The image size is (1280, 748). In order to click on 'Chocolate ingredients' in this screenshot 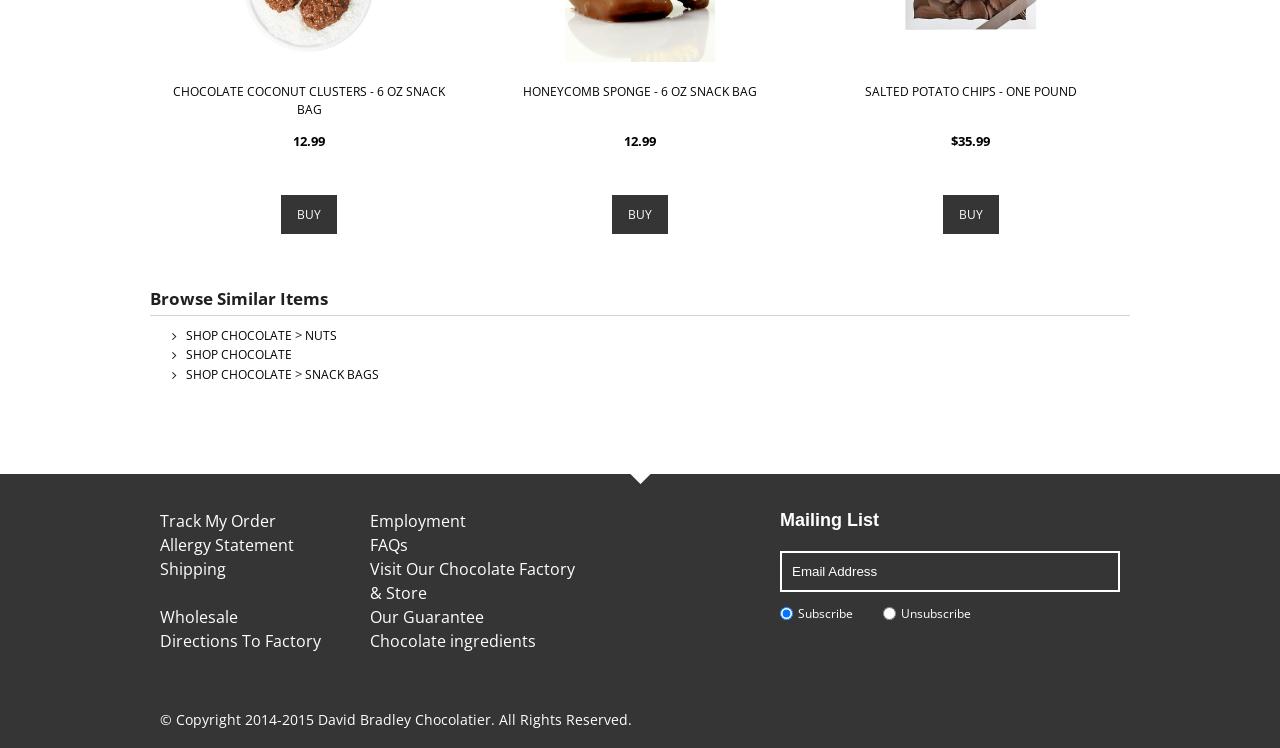, I will do `click(451, 640)`.